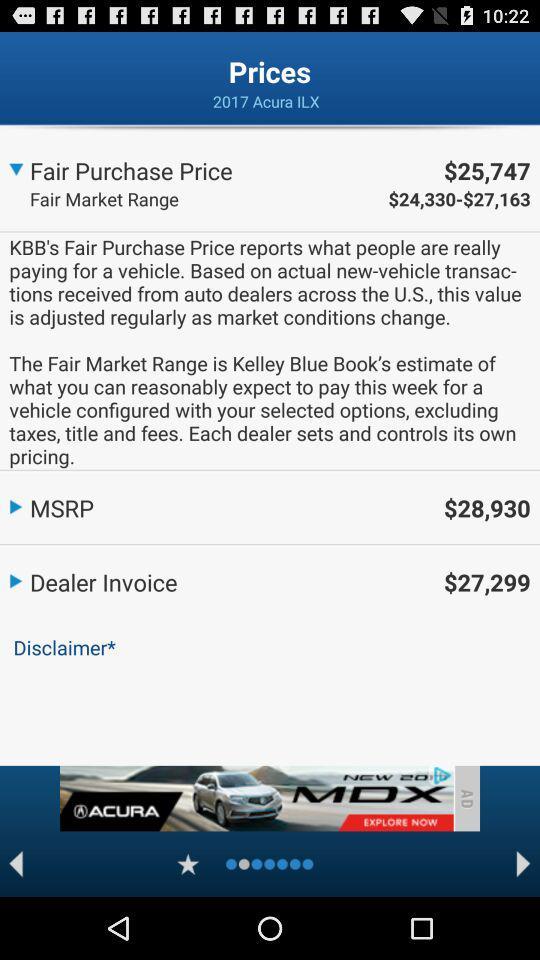 This screenshot has width=540, height=960. I want to click on favourite, so click(188, 863).